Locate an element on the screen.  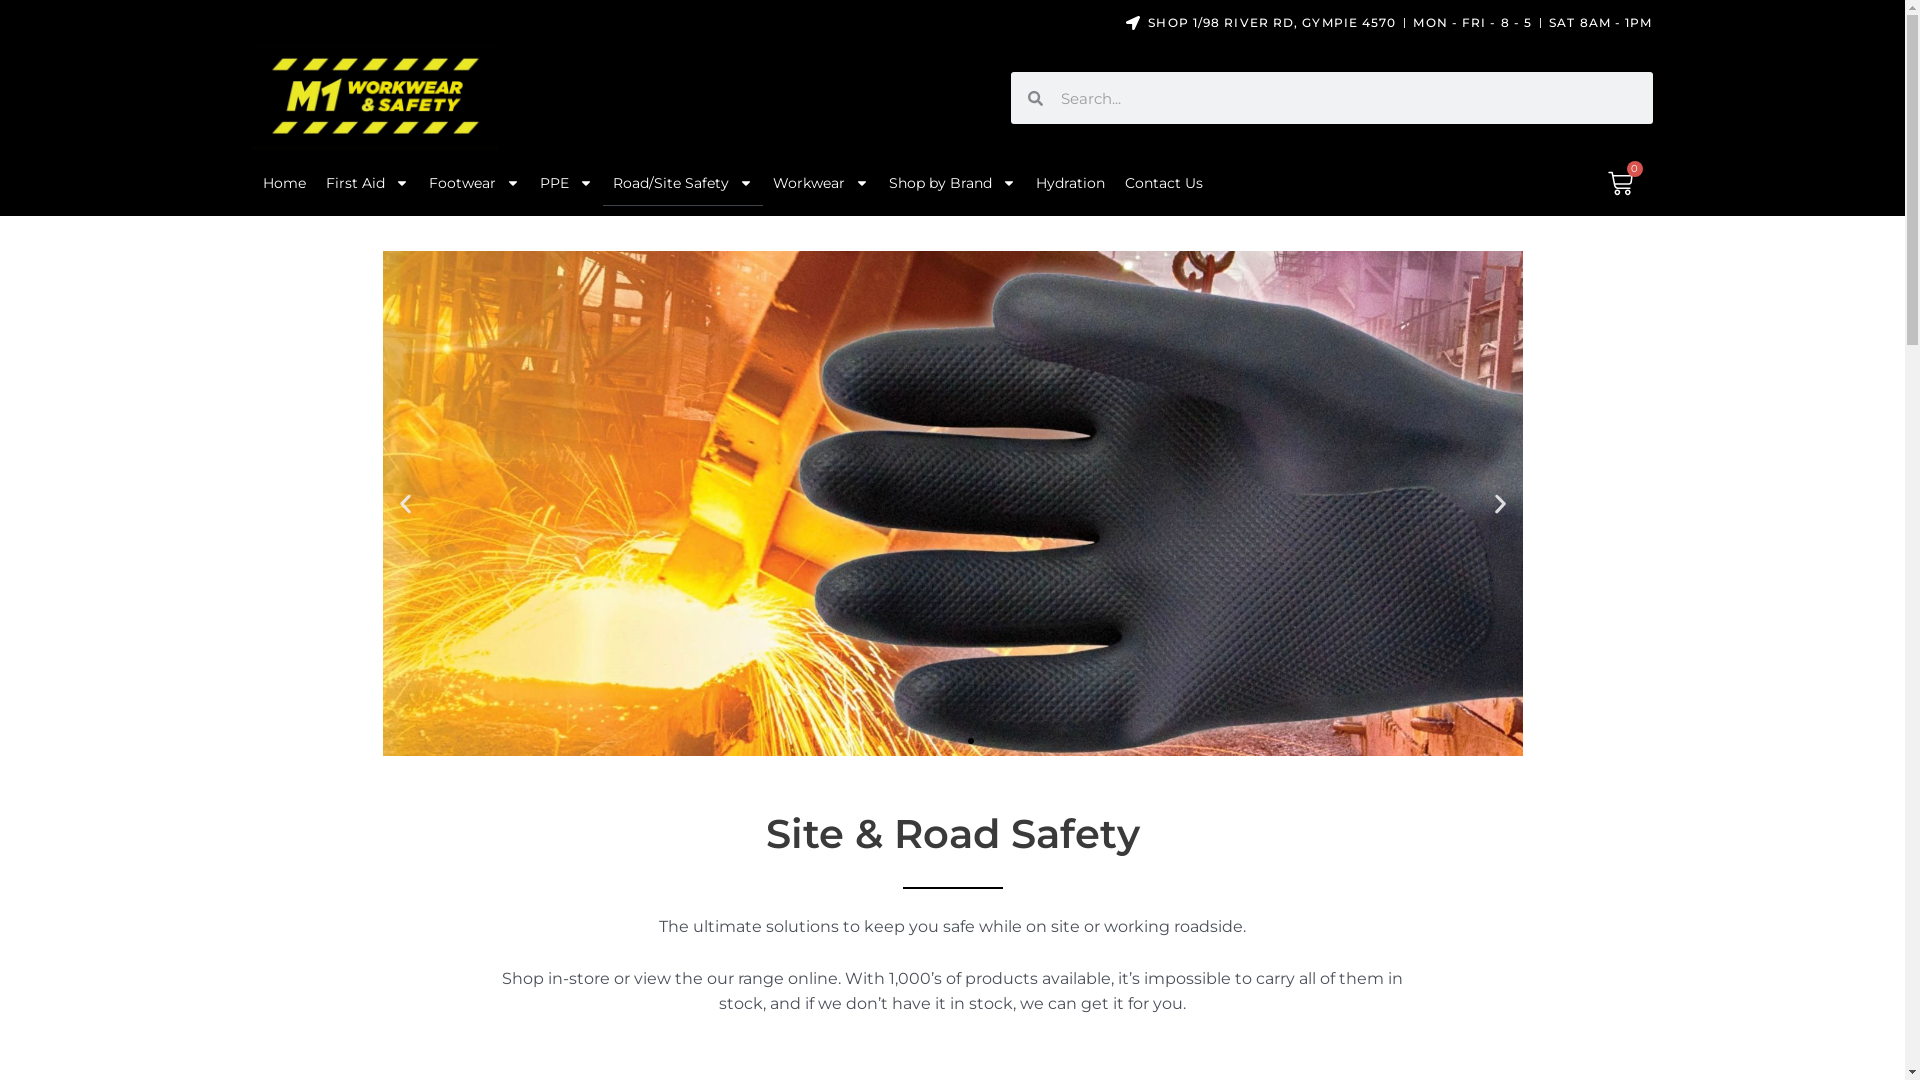
'Shop by Brand' is located at coordinates (878, 182).